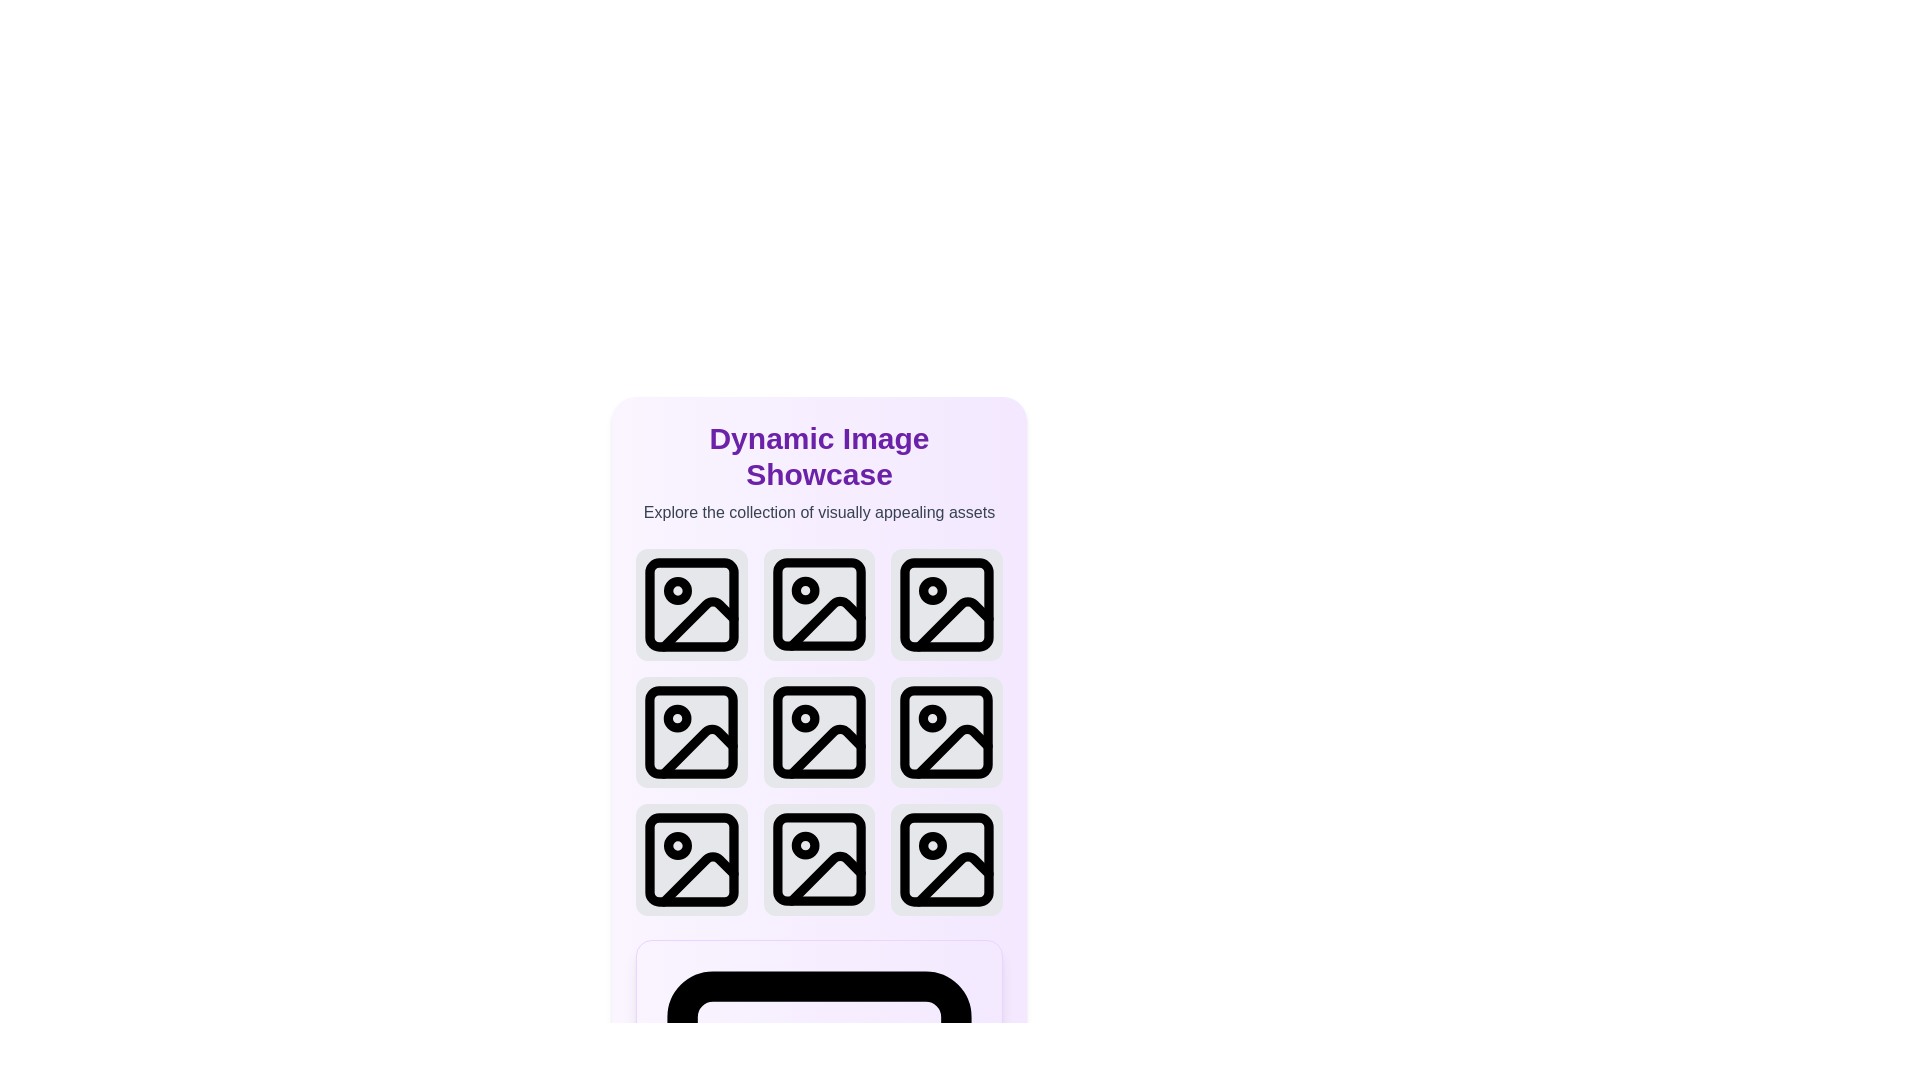 This screenshot has width=1920, height=1080. I want to click on title text element that serves as a heading for the content below it, positioned at the center of the interface, so click(819, 456).